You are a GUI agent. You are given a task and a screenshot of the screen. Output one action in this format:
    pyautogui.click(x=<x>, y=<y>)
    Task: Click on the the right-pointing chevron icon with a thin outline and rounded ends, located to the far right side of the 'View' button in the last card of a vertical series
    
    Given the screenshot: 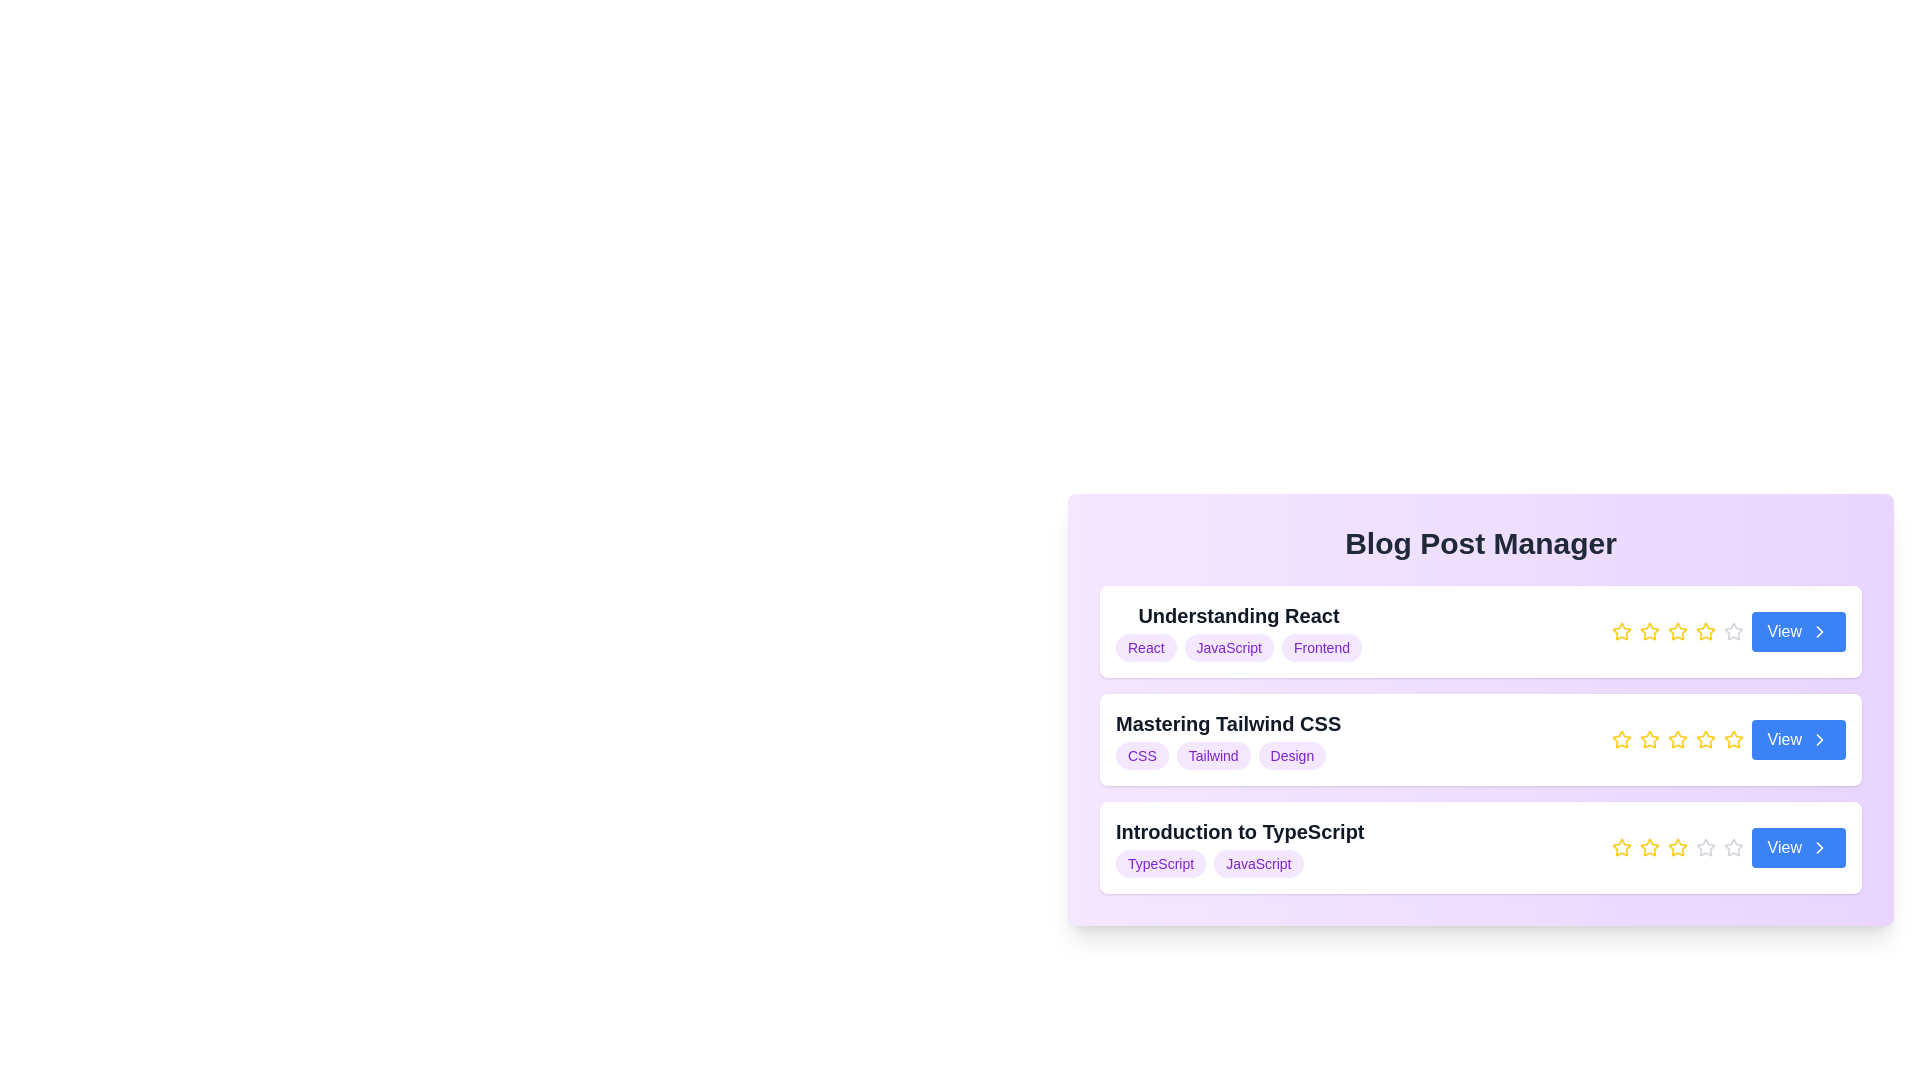 What is the action you would take?
    pyautogui.click(x=1819, y=848)
    